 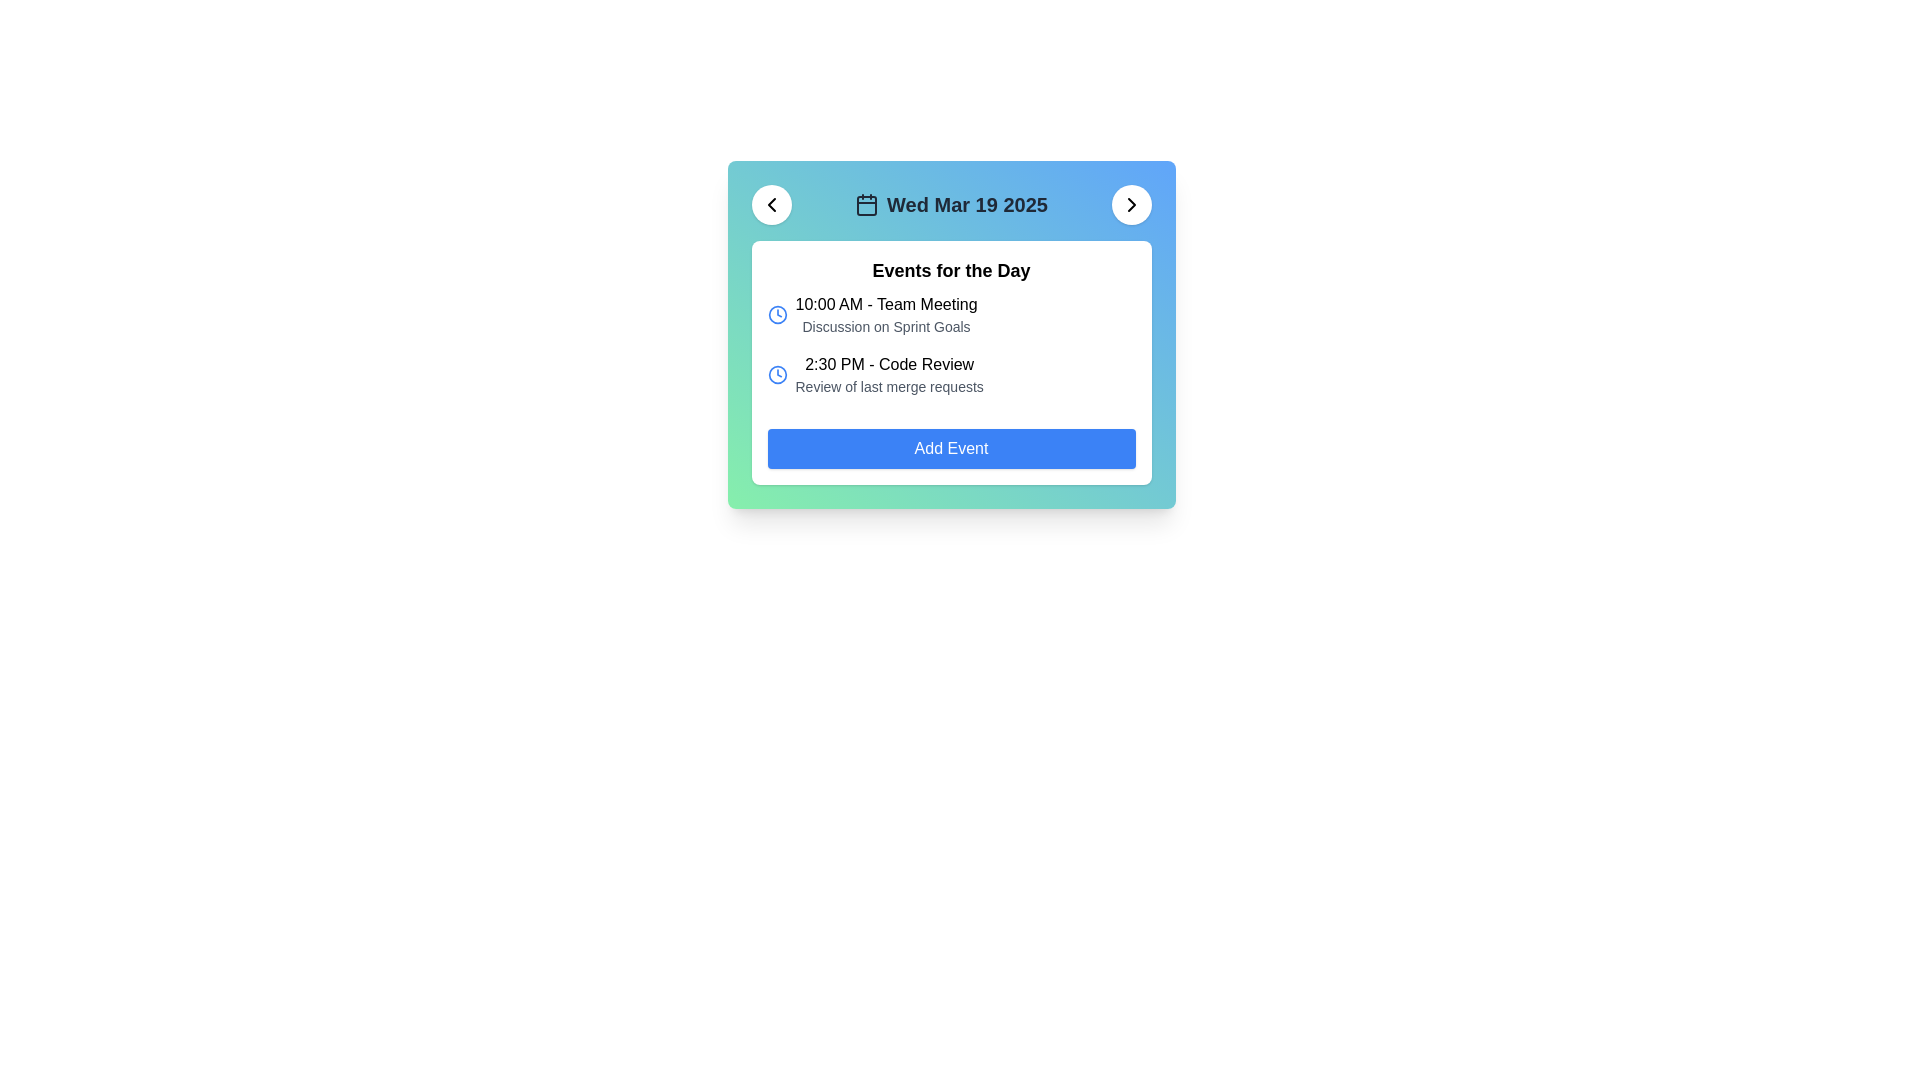 I want to click on the time icon located to the left of the text for the '2:30 PM - Code Review' event under the 'Events for the Day' heading, so click(x=776, y=374).